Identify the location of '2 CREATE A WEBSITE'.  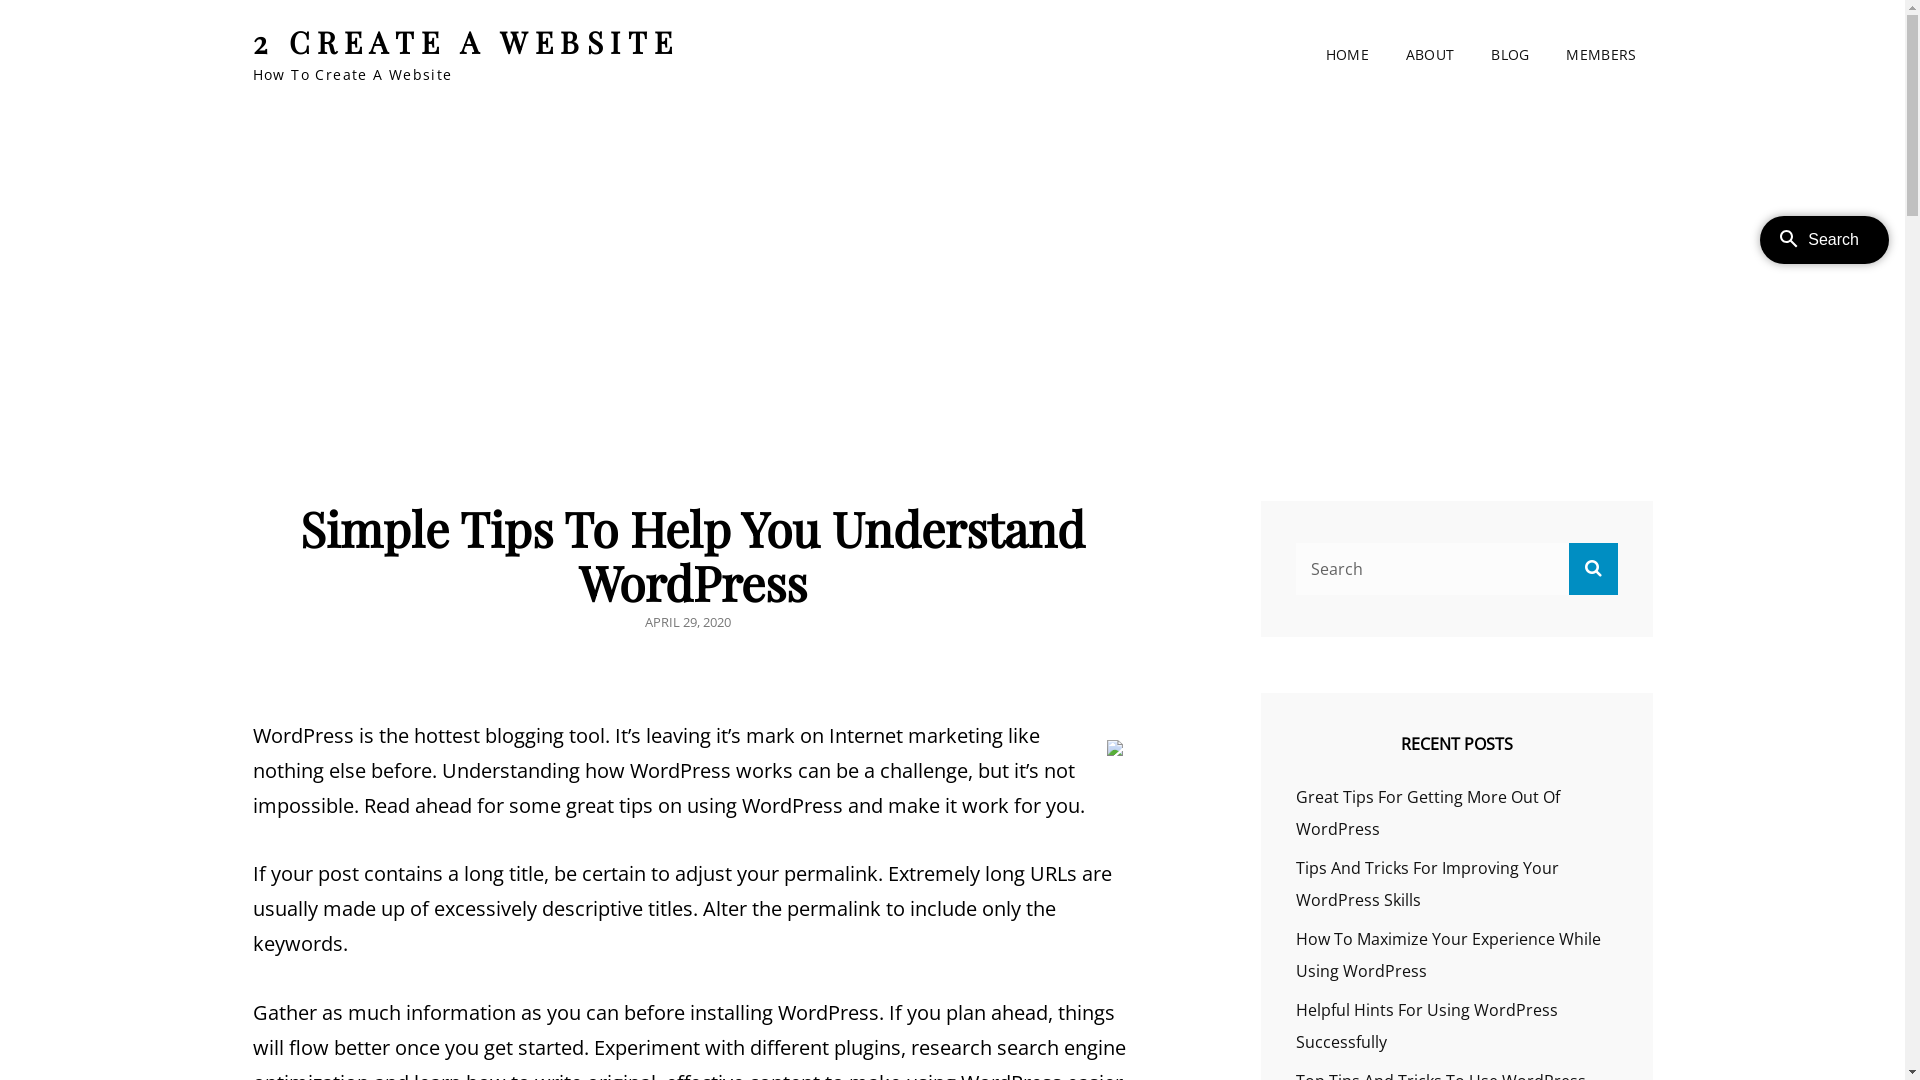
(464, 42).